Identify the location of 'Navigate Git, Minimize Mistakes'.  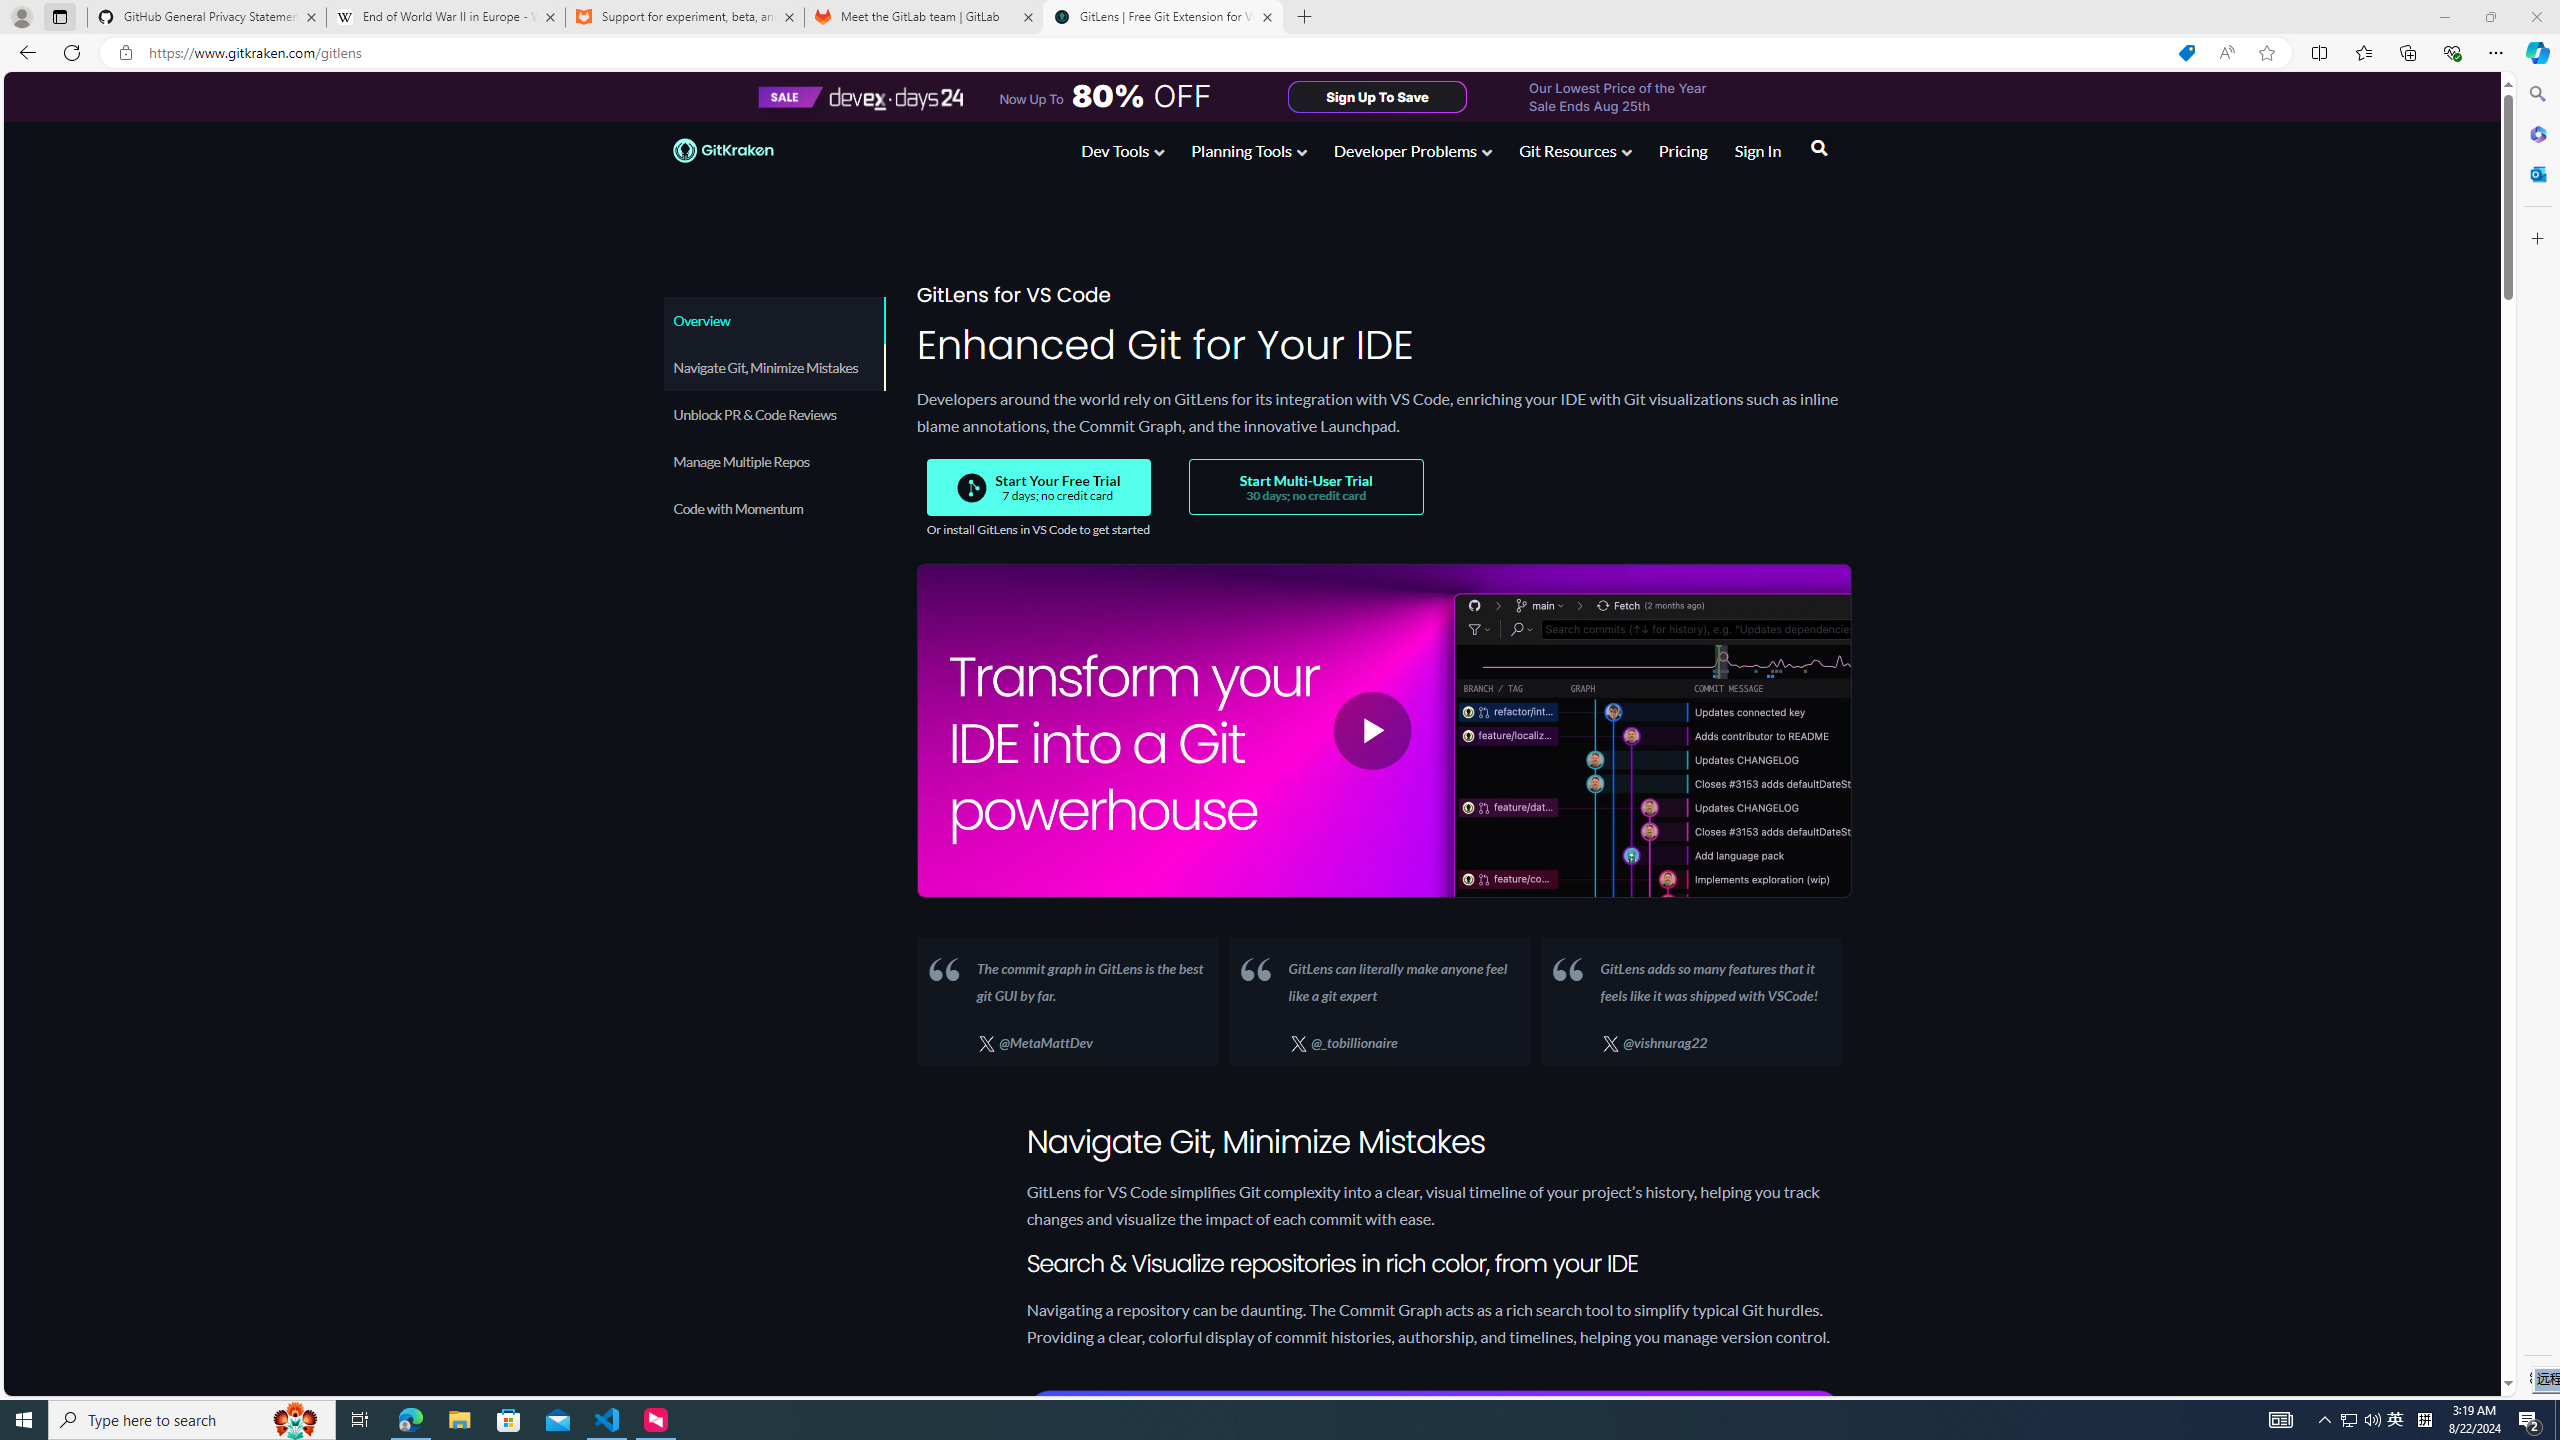
(774, 367).